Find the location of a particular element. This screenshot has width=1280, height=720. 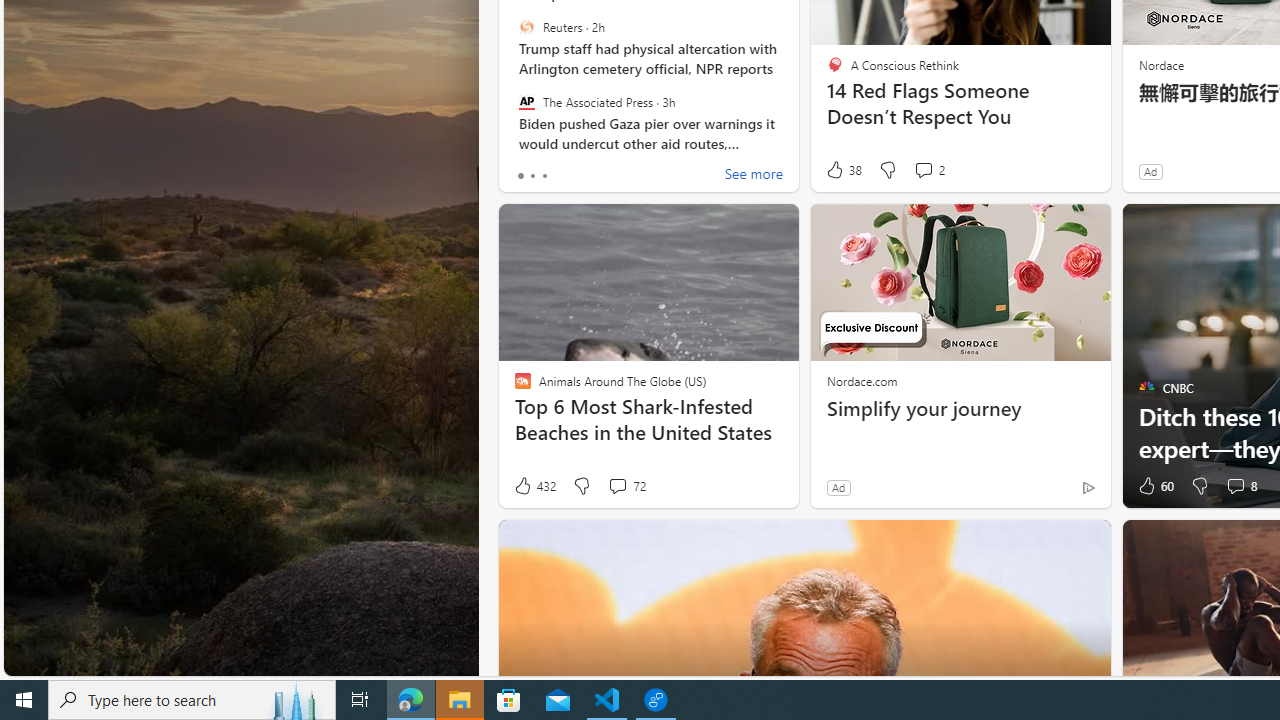

'Simplify your journey' is located at coordinates (960, 407).